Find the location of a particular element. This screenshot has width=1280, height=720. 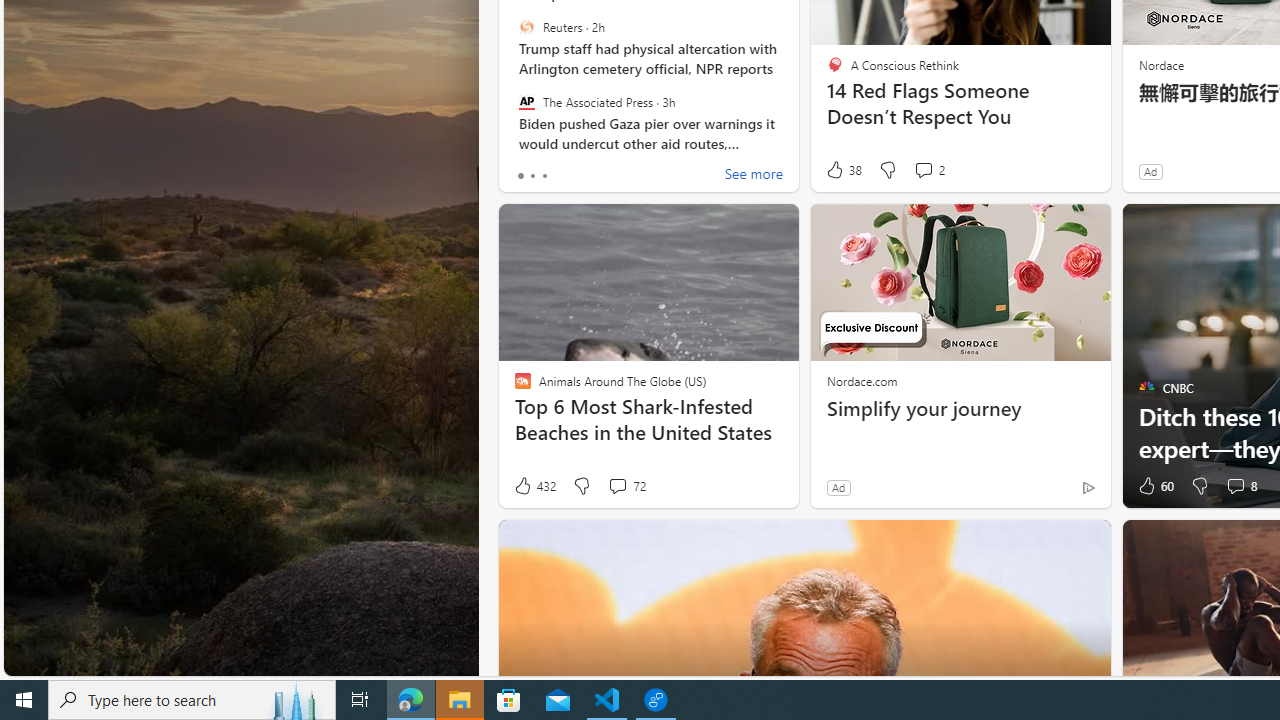

'Simplify your journey' is located at coordinates (960, 407).